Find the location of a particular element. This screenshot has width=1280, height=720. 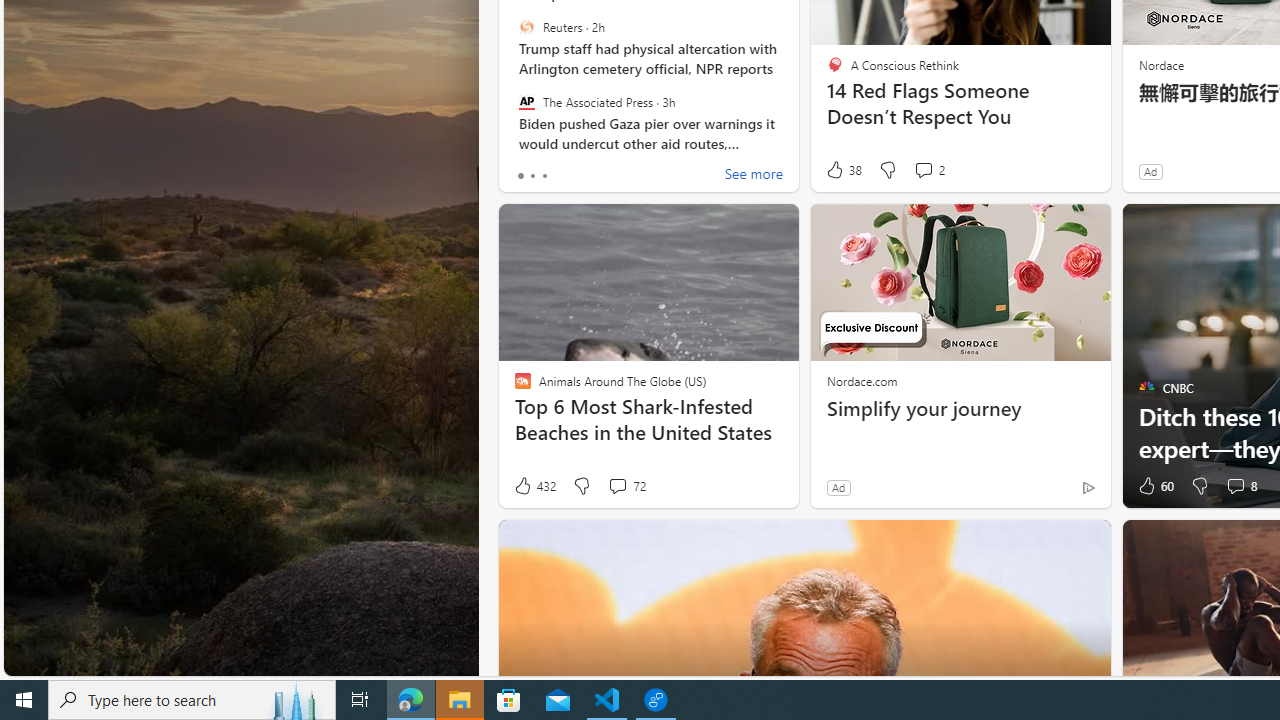

'Simplify your journey' is located at coordinates (960, 407).